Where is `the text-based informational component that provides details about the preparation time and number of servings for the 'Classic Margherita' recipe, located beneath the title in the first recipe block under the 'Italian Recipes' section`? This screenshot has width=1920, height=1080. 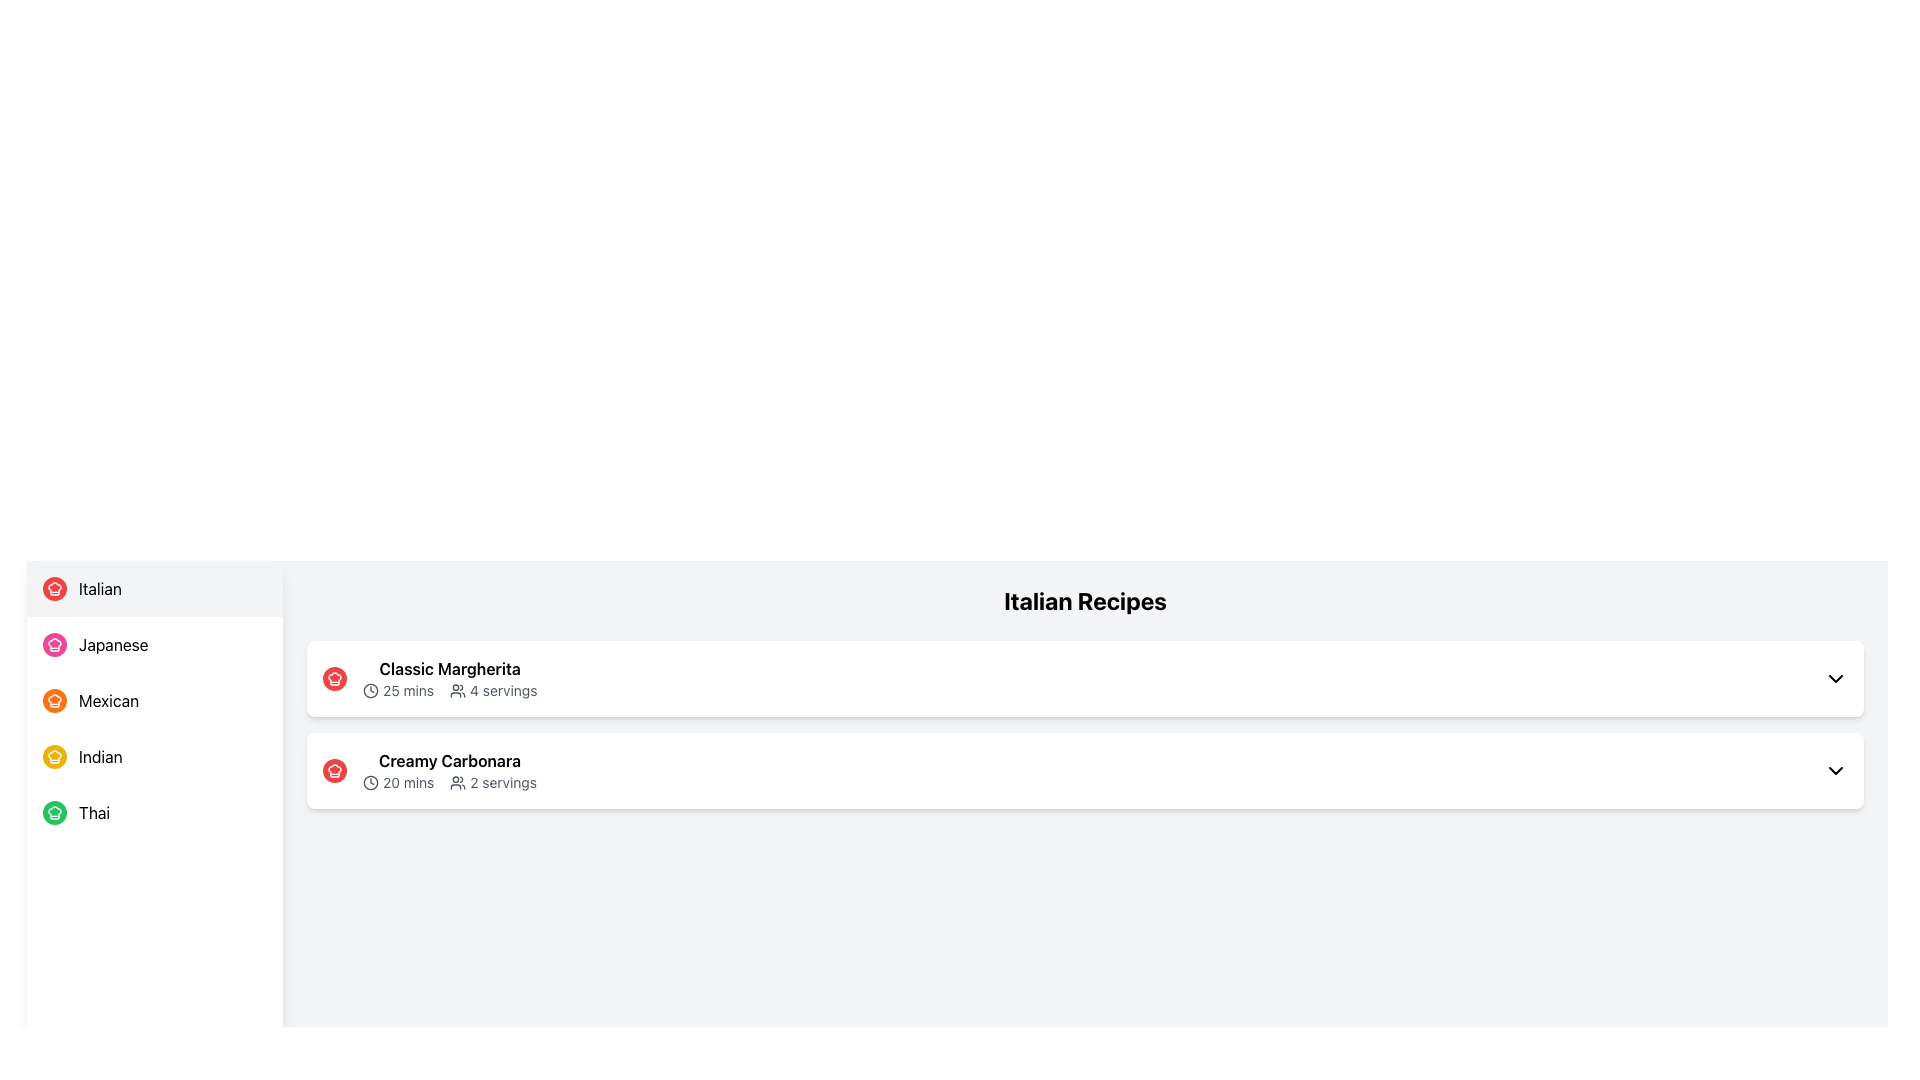 the text-based informational component that provides details about the preparation time and number of servings for the 'Classic Margherita' recipe, located beneath the title in the first recipe block under the 'Italian Recipes' section is located at coordinates (449, 689).